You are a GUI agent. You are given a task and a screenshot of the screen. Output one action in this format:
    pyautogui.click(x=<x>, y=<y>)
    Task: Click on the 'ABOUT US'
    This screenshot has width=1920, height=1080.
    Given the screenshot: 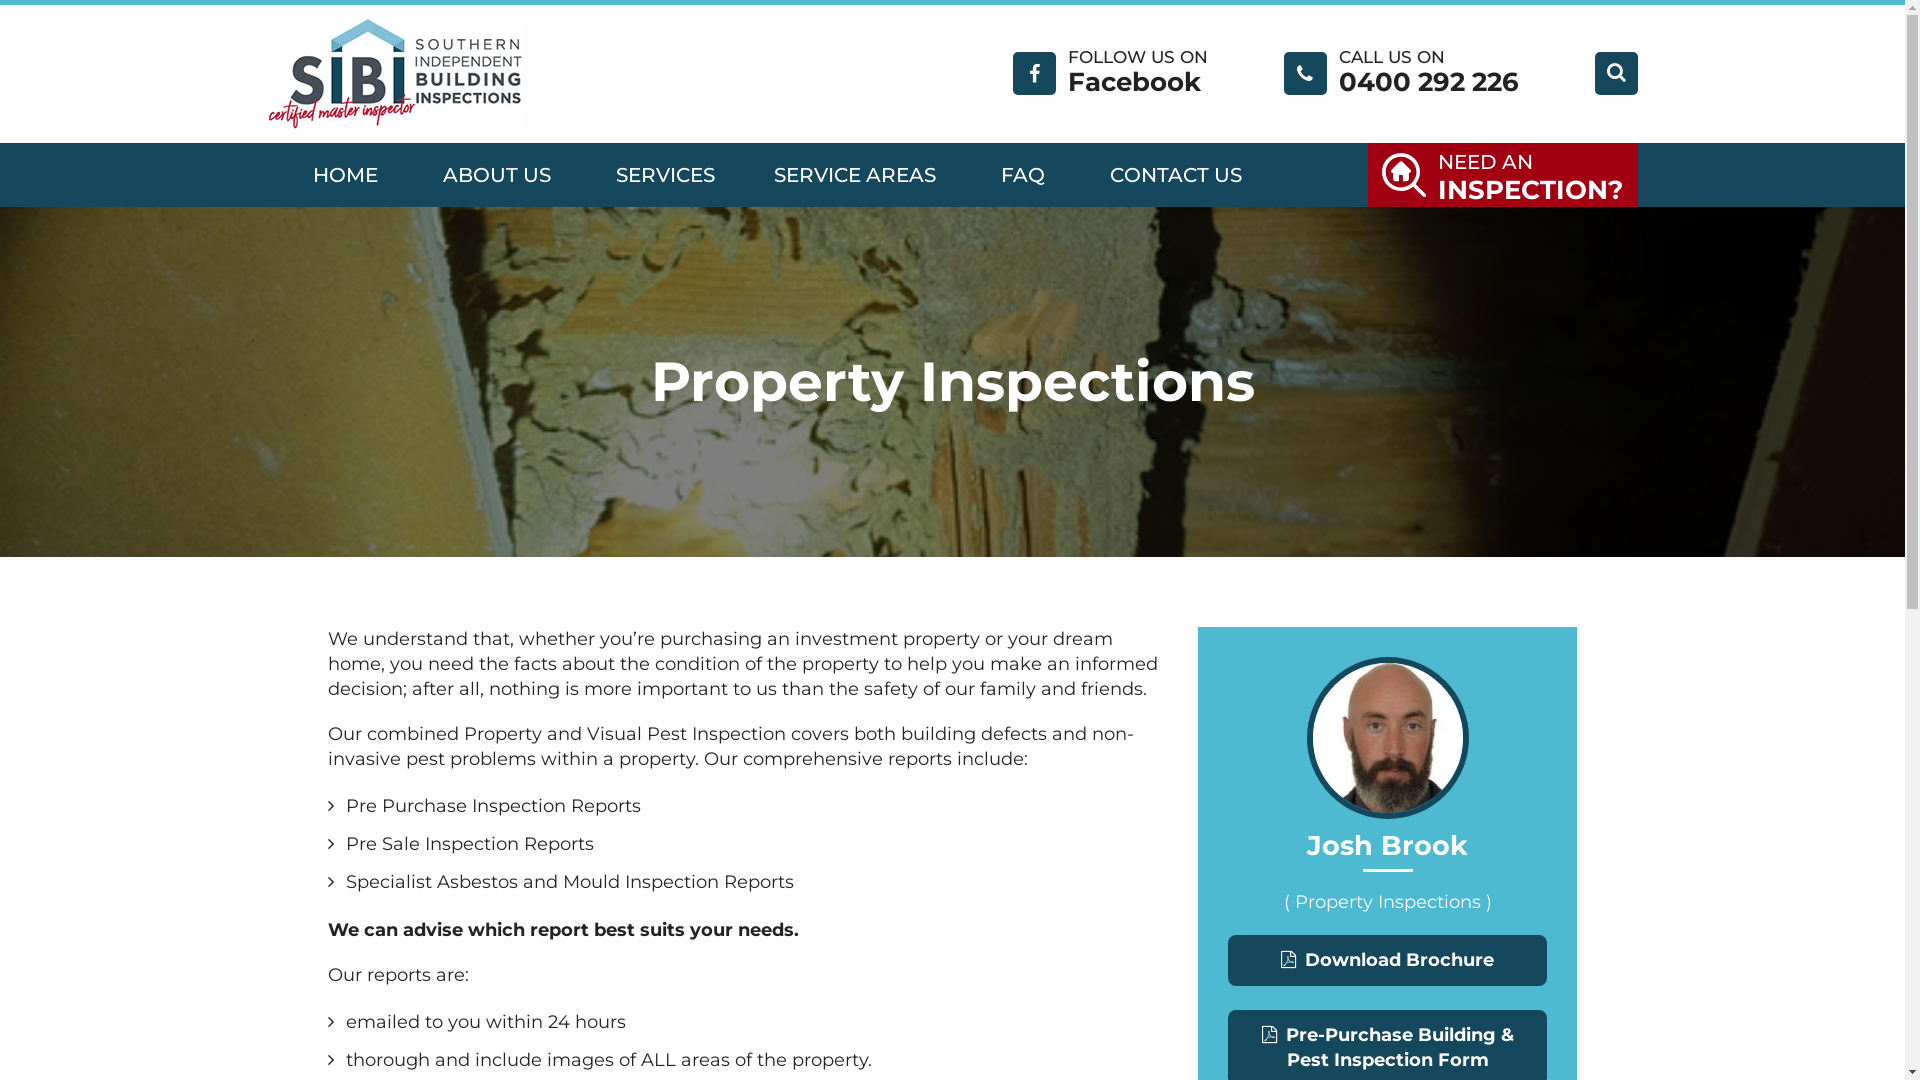 What is the action you would take?
    pyautogui.click(x=495, y=173)
    